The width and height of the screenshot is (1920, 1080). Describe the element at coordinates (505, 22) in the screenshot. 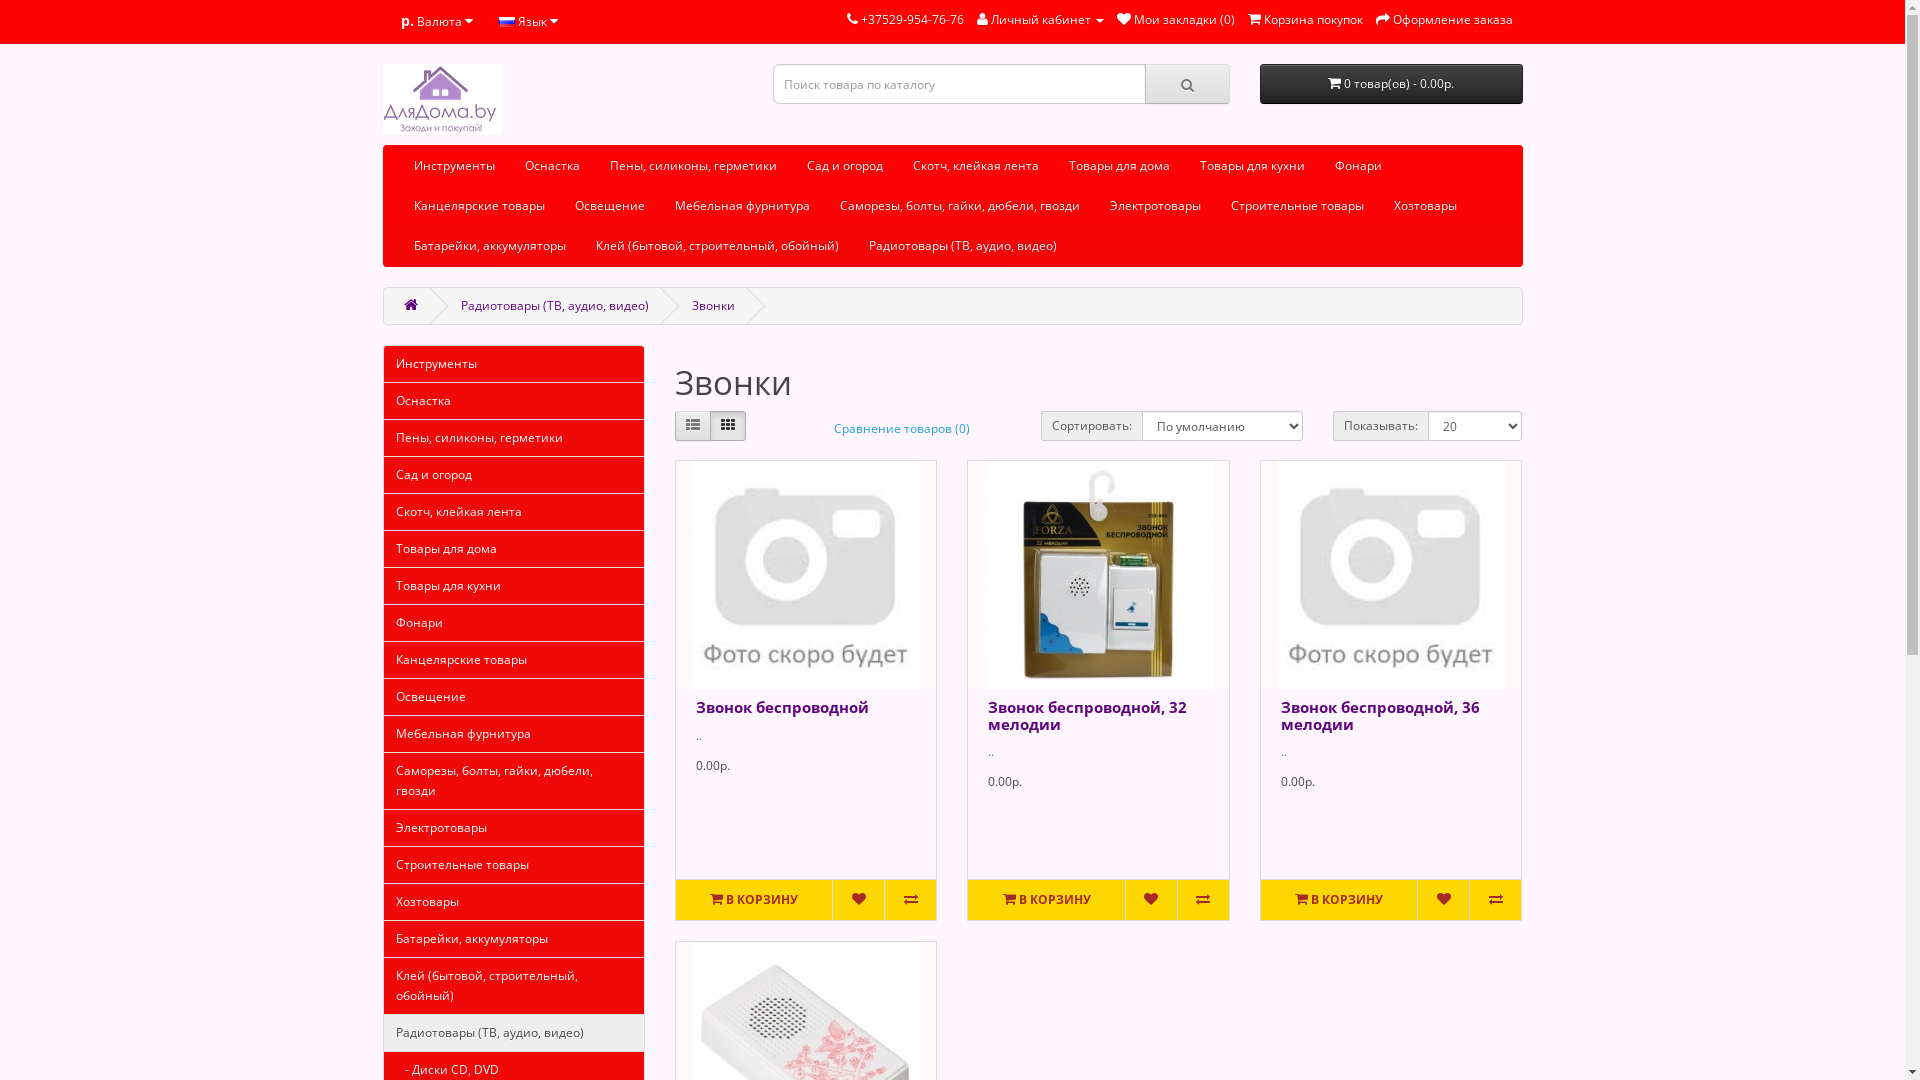

I see `'Russian'` at that location.